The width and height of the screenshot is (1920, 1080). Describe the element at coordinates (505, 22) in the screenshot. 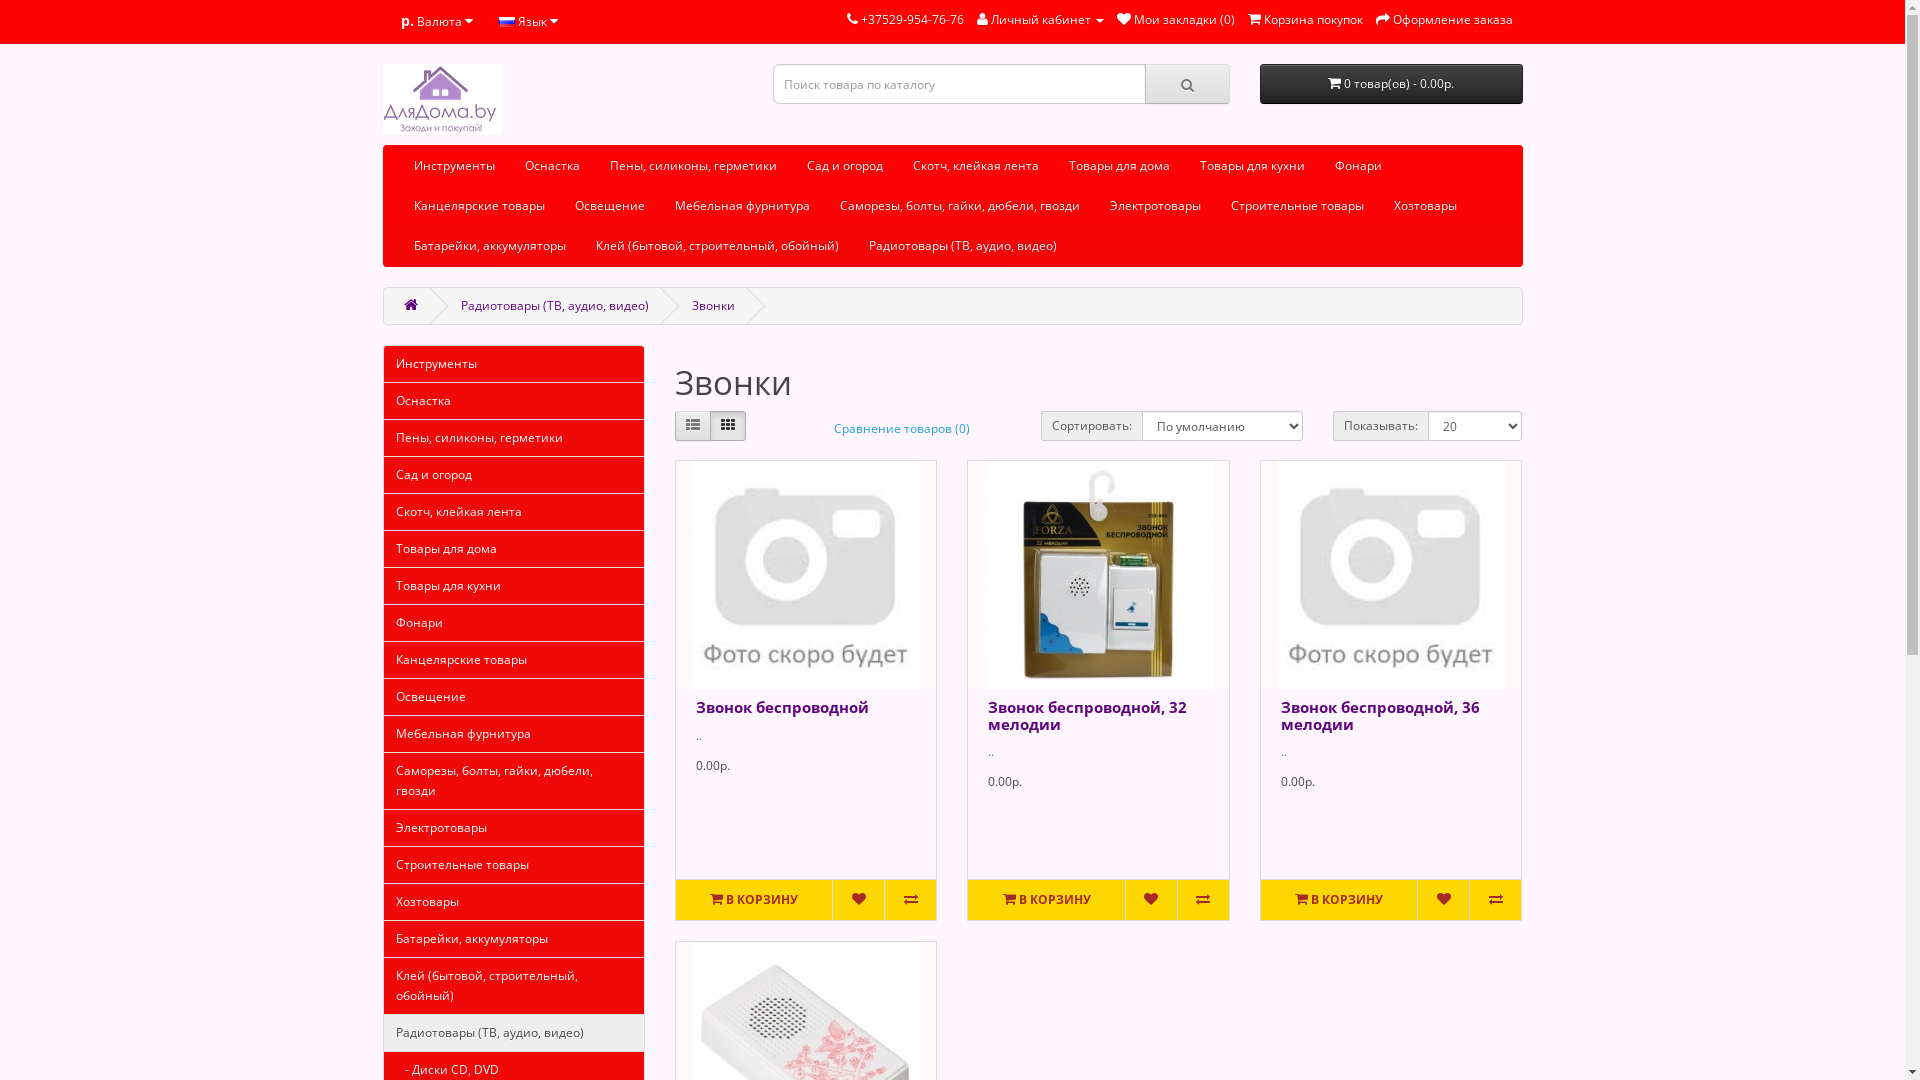

I see `'Russian'` at that location.